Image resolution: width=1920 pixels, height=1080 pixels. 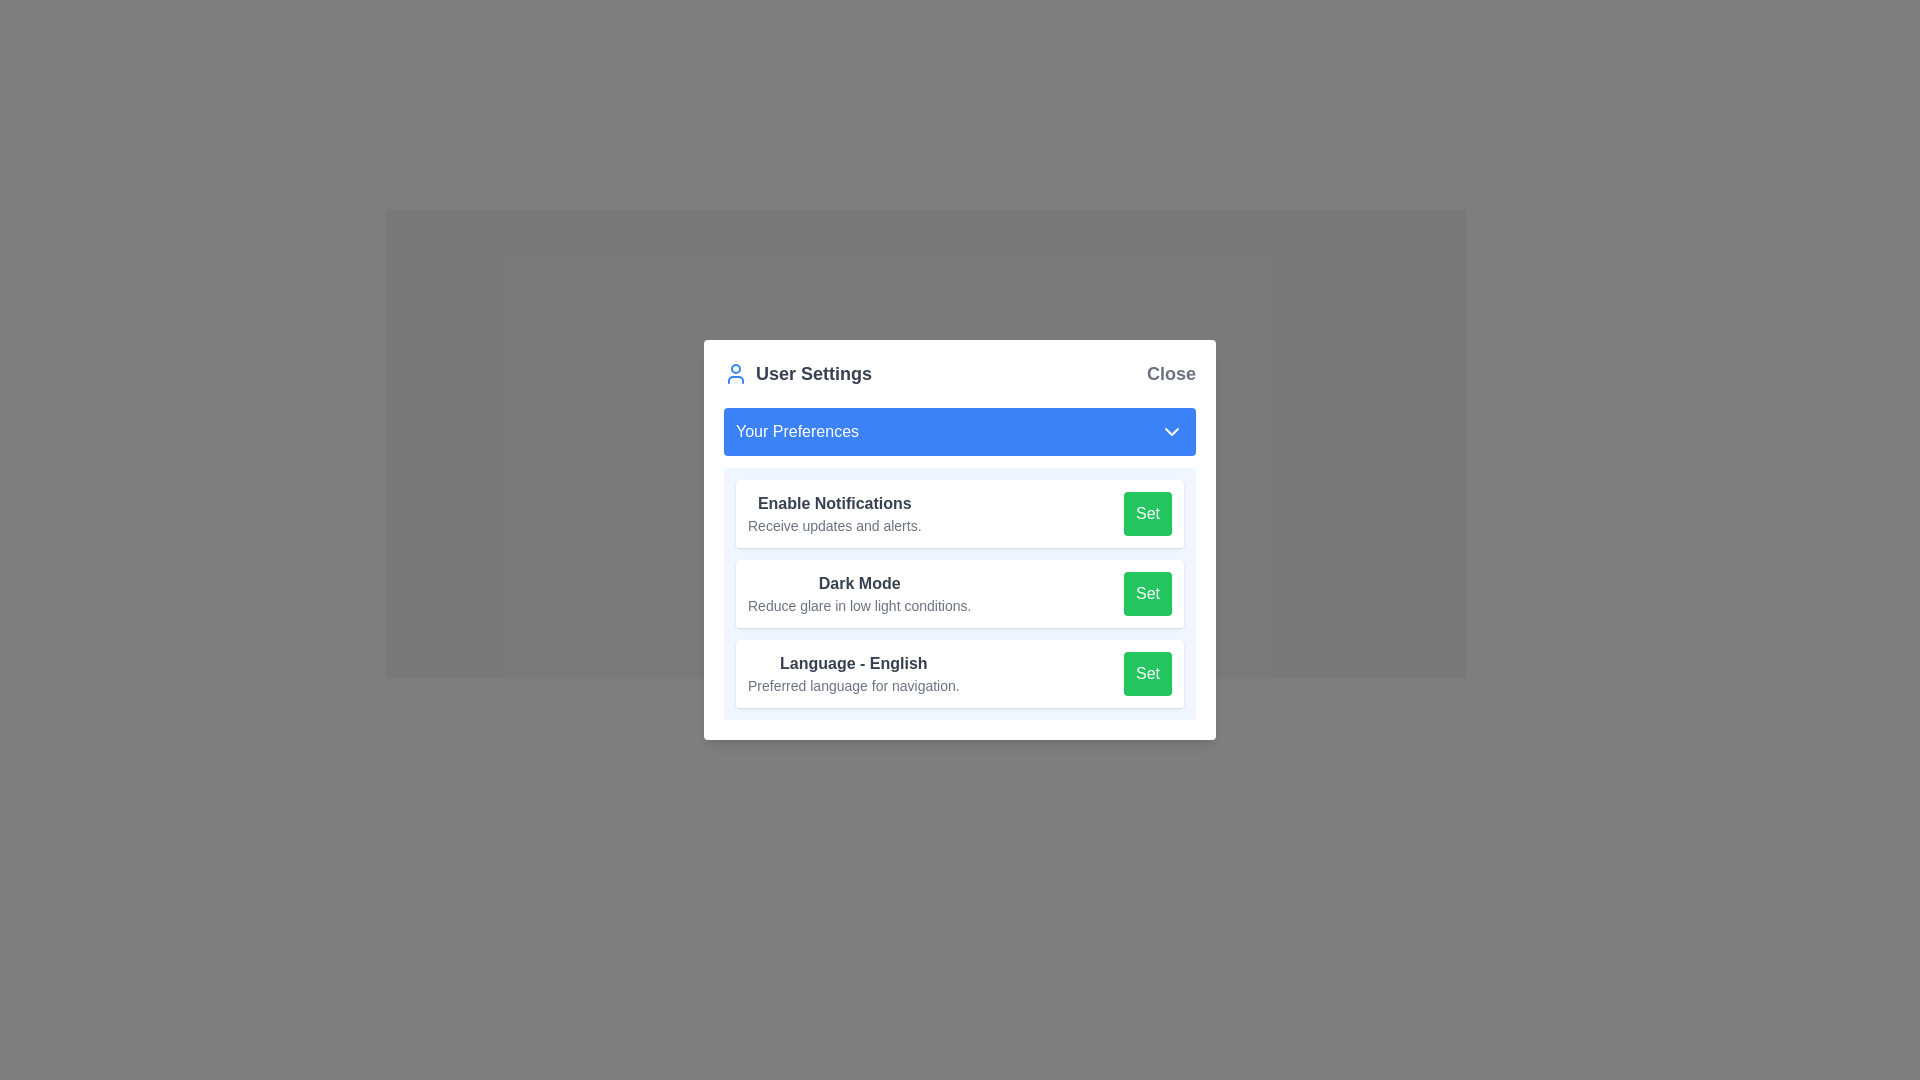 I want to click on the user icon located to the left of the 'User Settings' label in the header bar at the top of the modal dialog box, so click(x=734, y=374).